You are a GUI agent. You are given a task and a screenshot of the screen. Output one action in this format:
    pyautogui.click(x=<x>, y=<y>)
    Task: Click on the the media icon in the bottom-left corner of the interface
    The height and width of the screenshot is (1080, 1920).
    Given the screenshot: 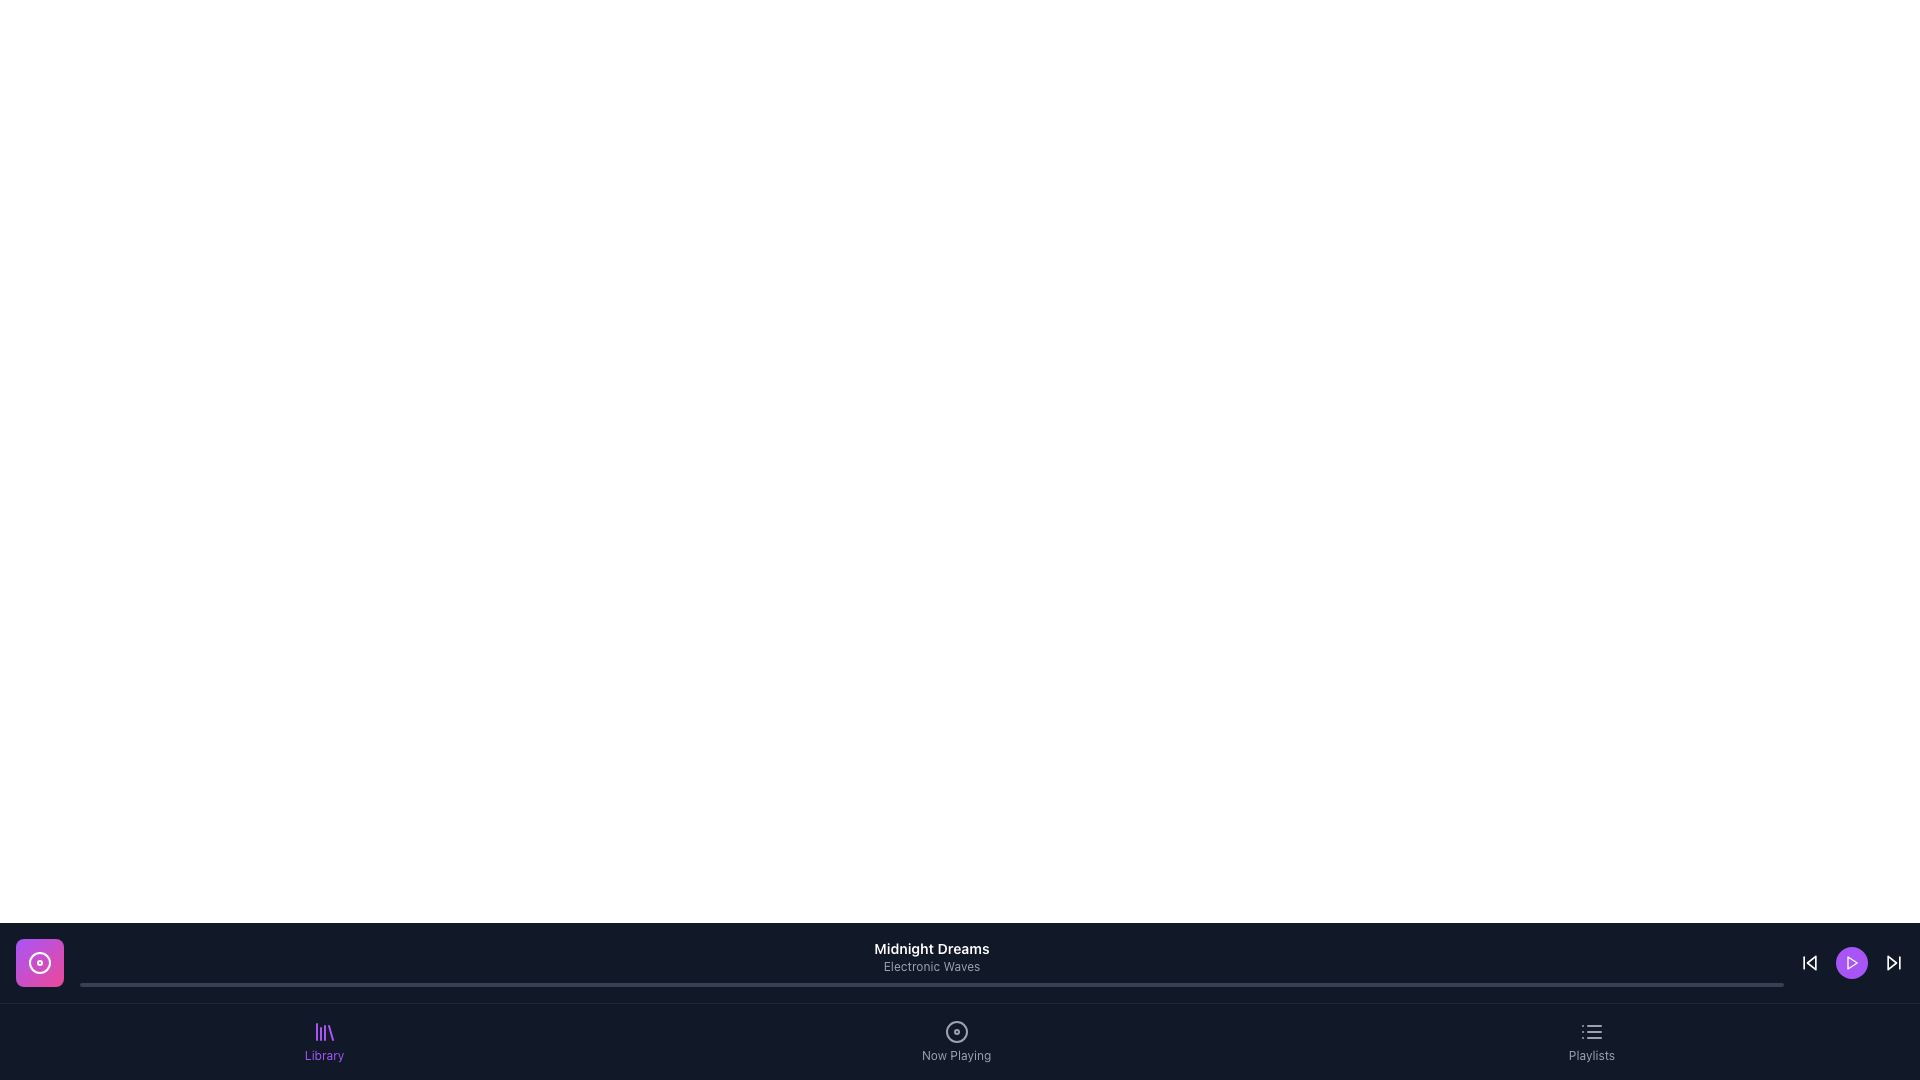 What is the action you would take?
    pyautogui.click(x=39, y=962)
    